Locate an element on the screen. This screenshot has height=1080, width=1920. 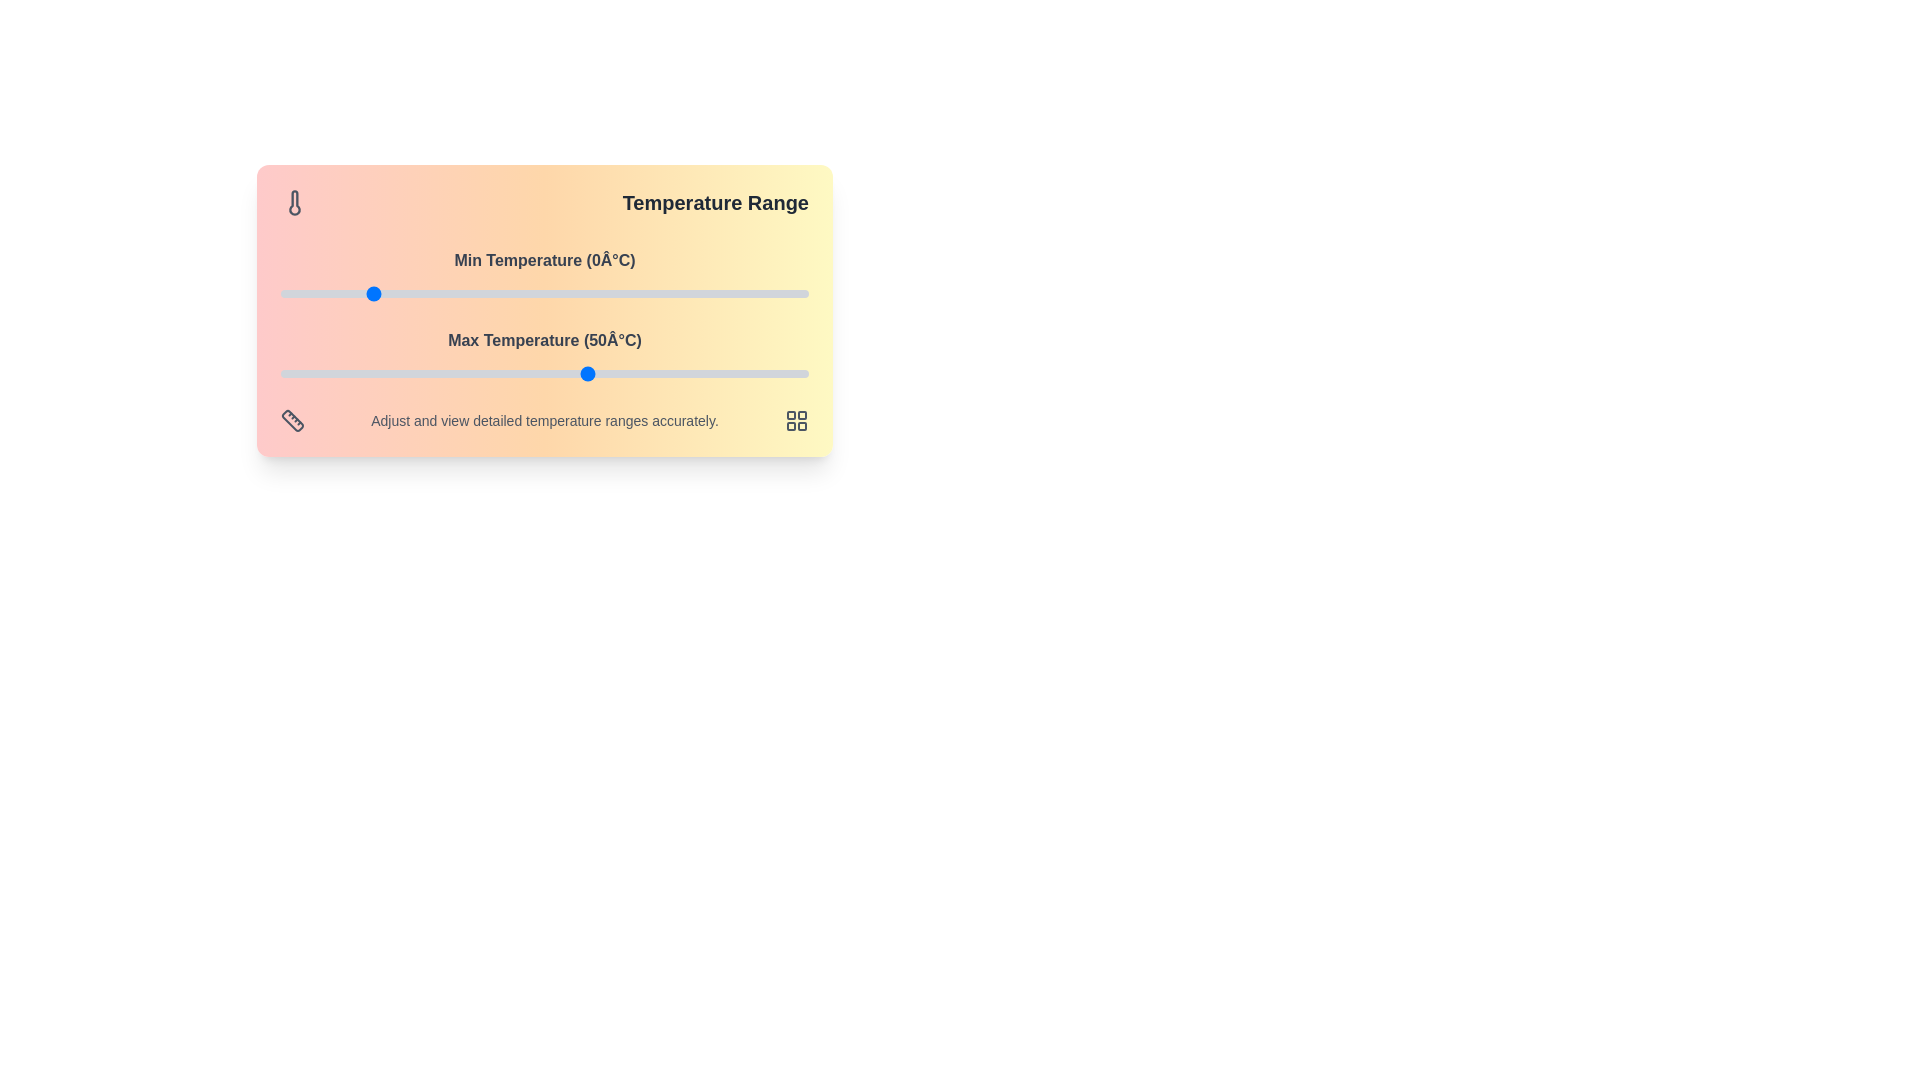
the minimum temperature slider to 71°C is located at coordinates (681, 293).